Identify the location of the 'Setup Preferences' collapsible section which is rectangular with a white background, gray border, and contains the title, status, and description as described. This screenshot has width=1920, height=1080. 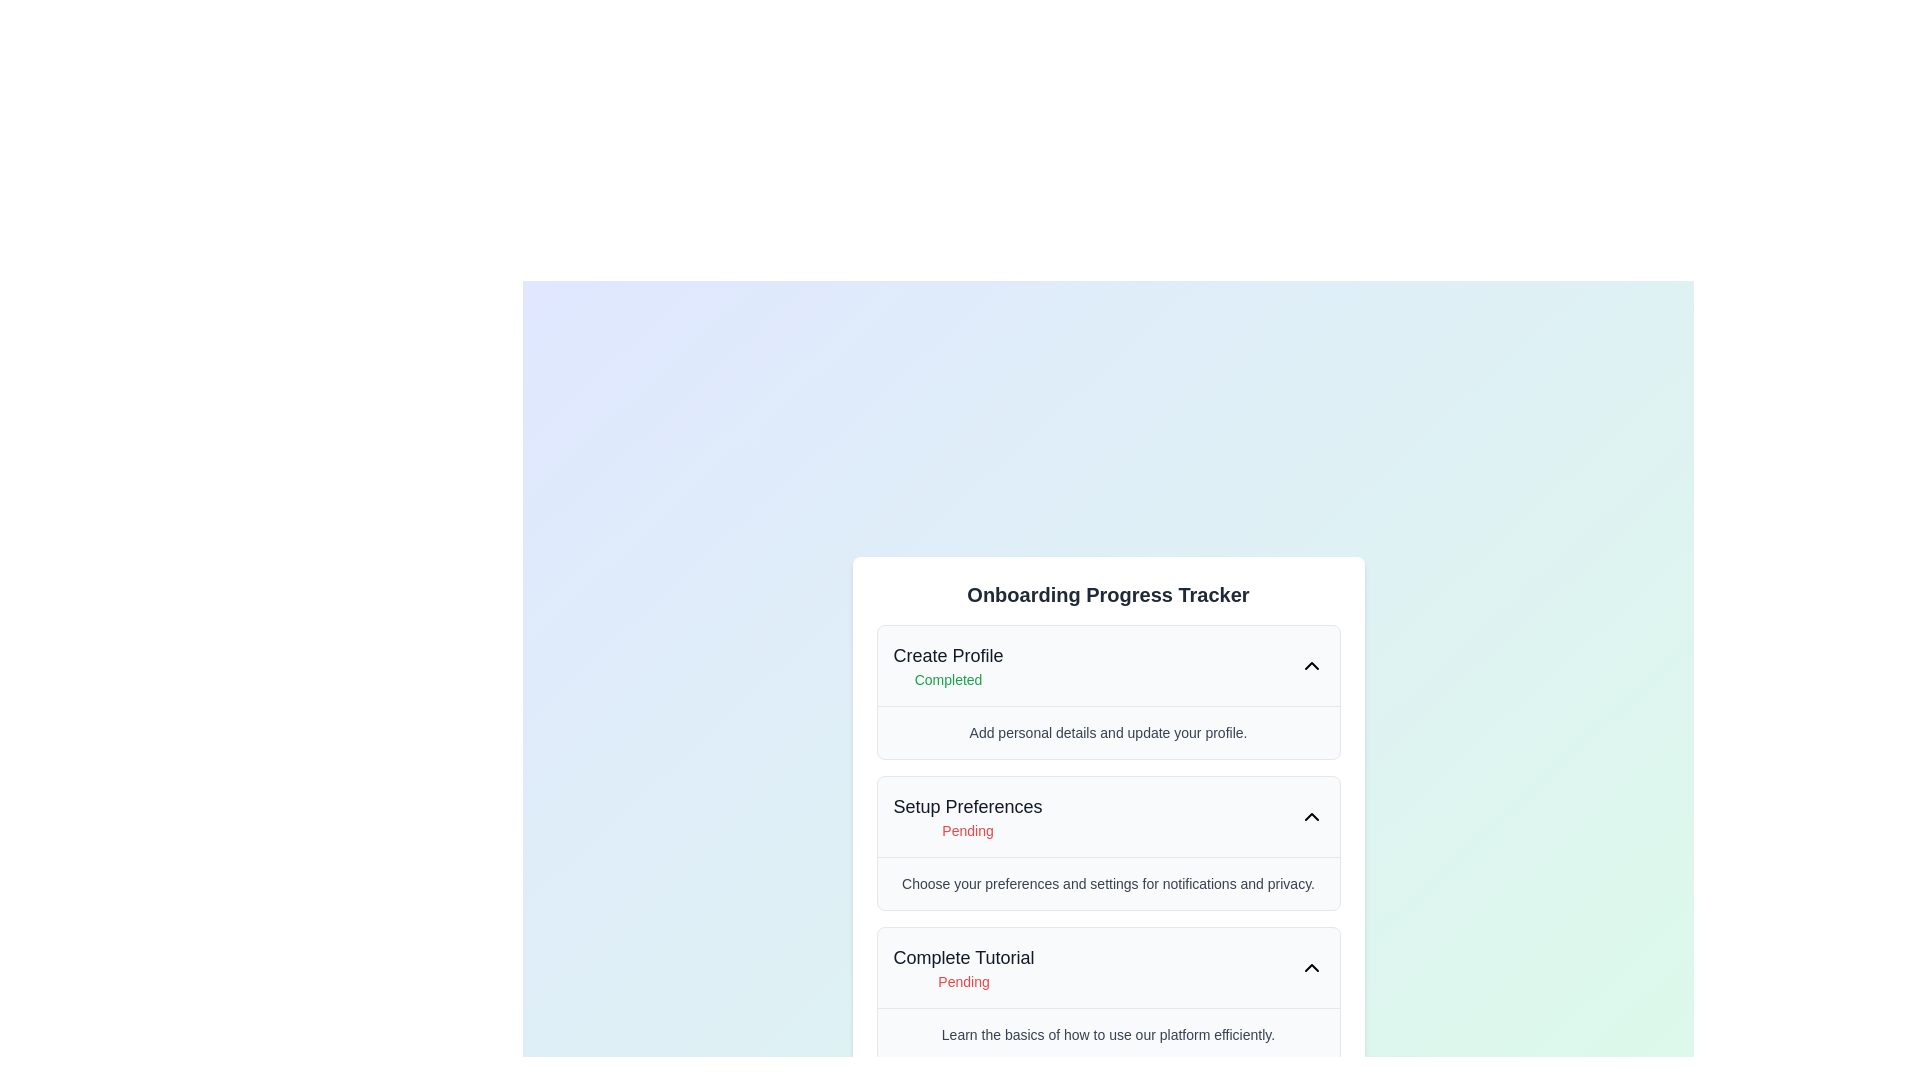
(1107, 843).